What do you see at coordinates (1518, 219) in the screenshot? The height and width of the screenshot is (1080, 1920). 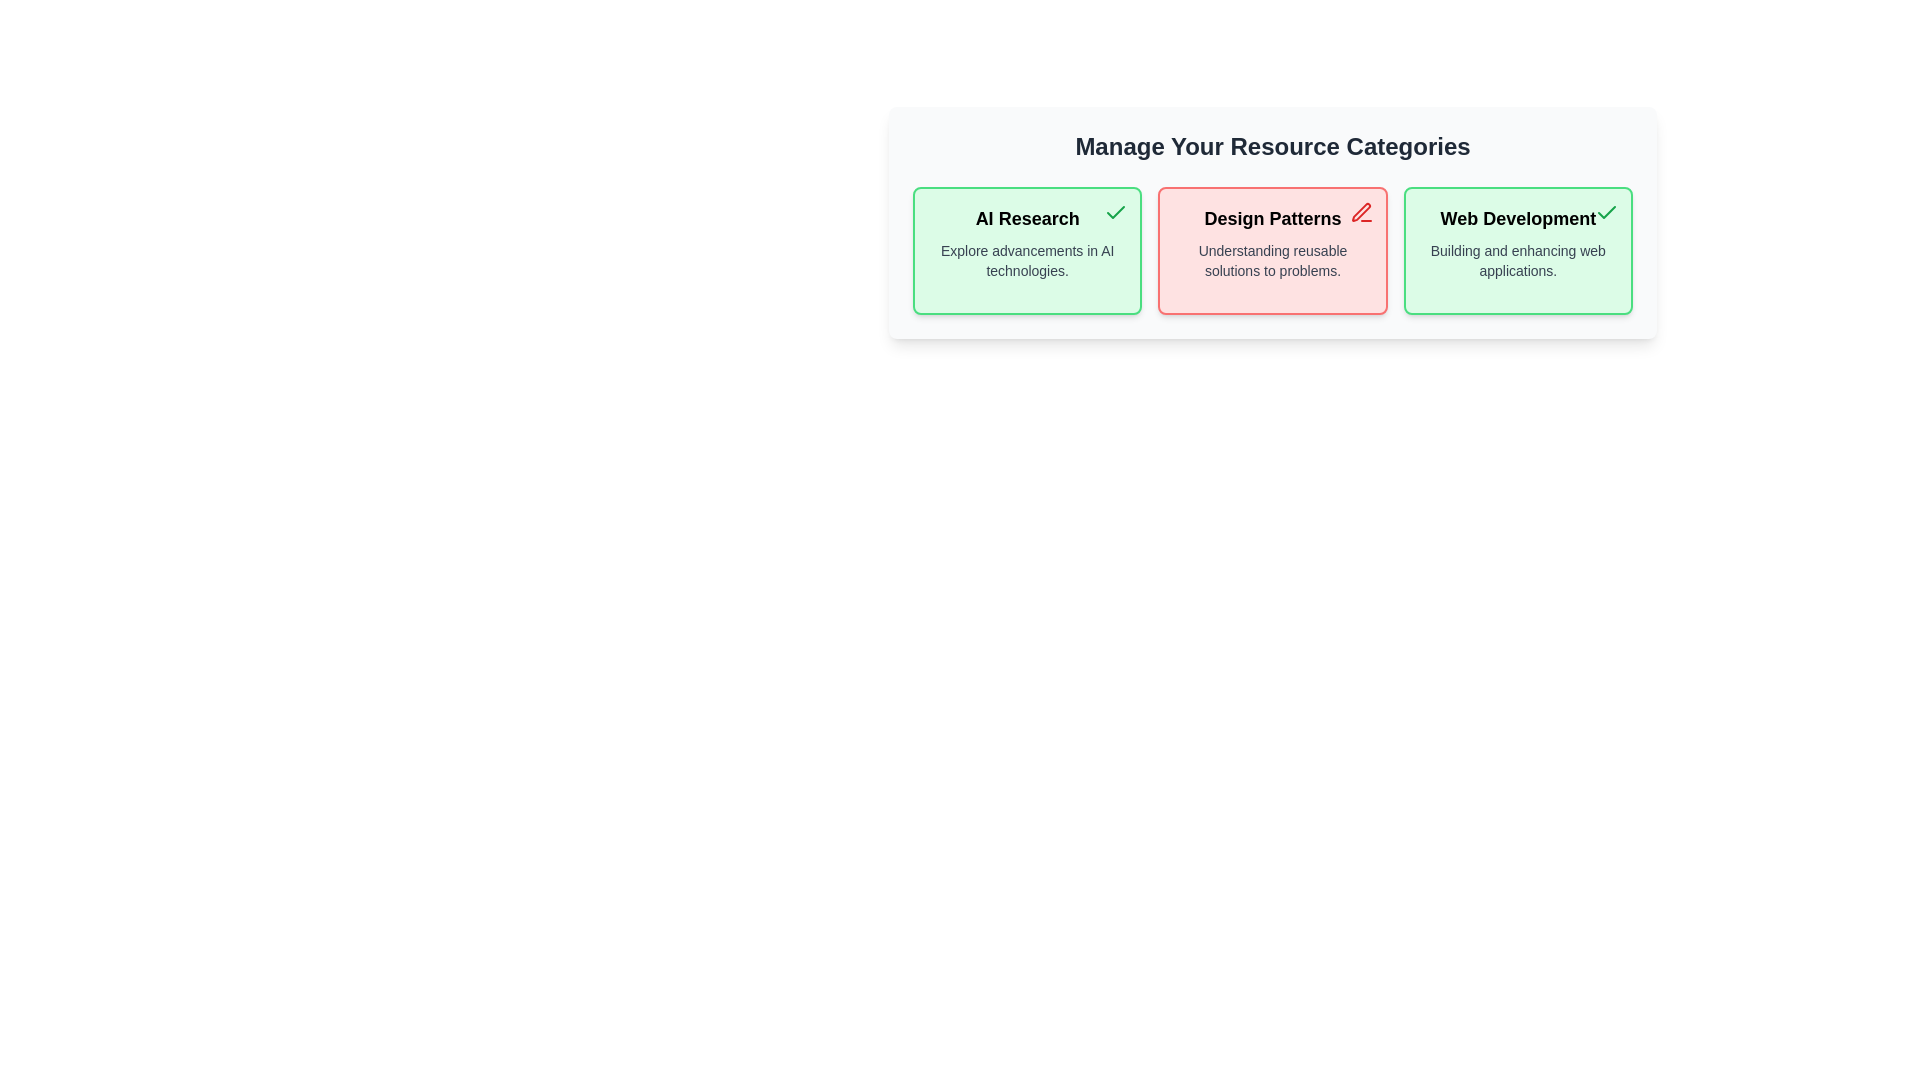 I see `the text of the category name or description for Web Development` at bounding box center [1518, 219].